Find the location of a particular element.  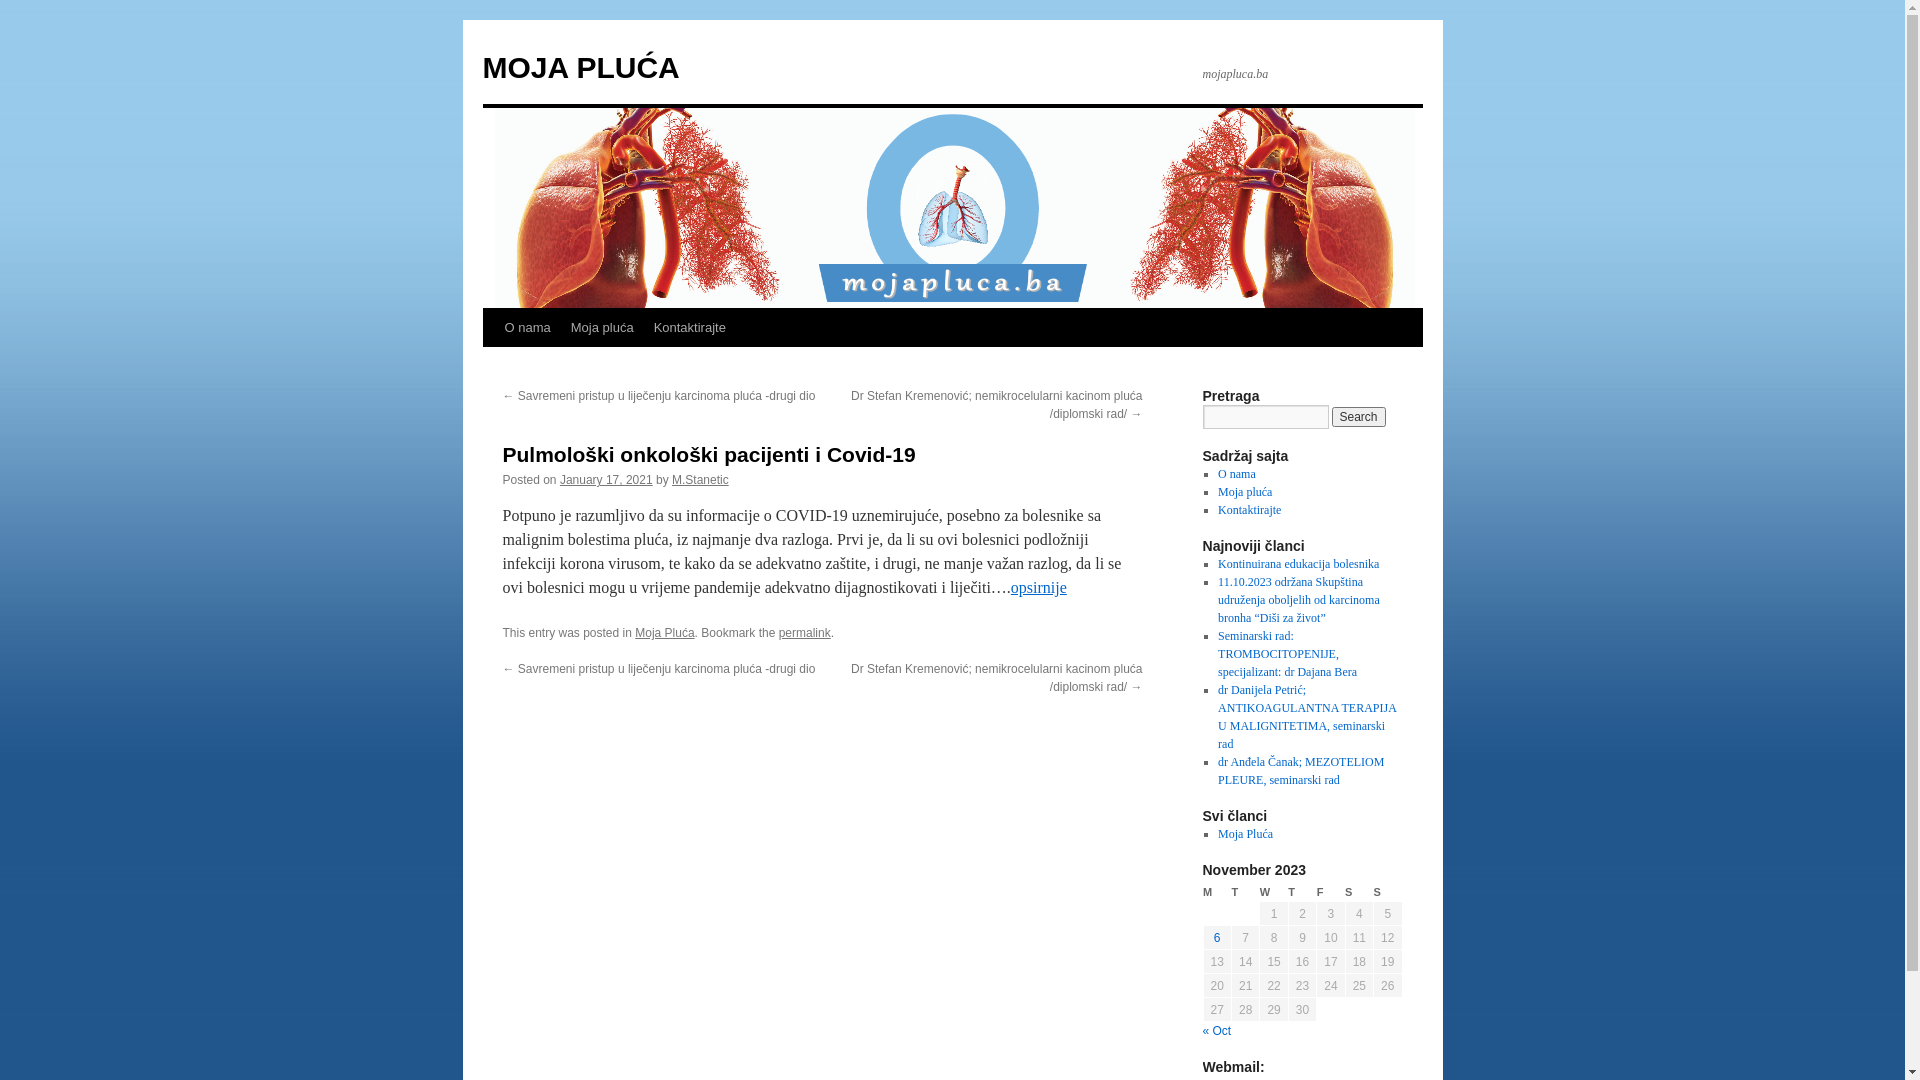

'opsirnije' is located at coordinates (1011, 586).